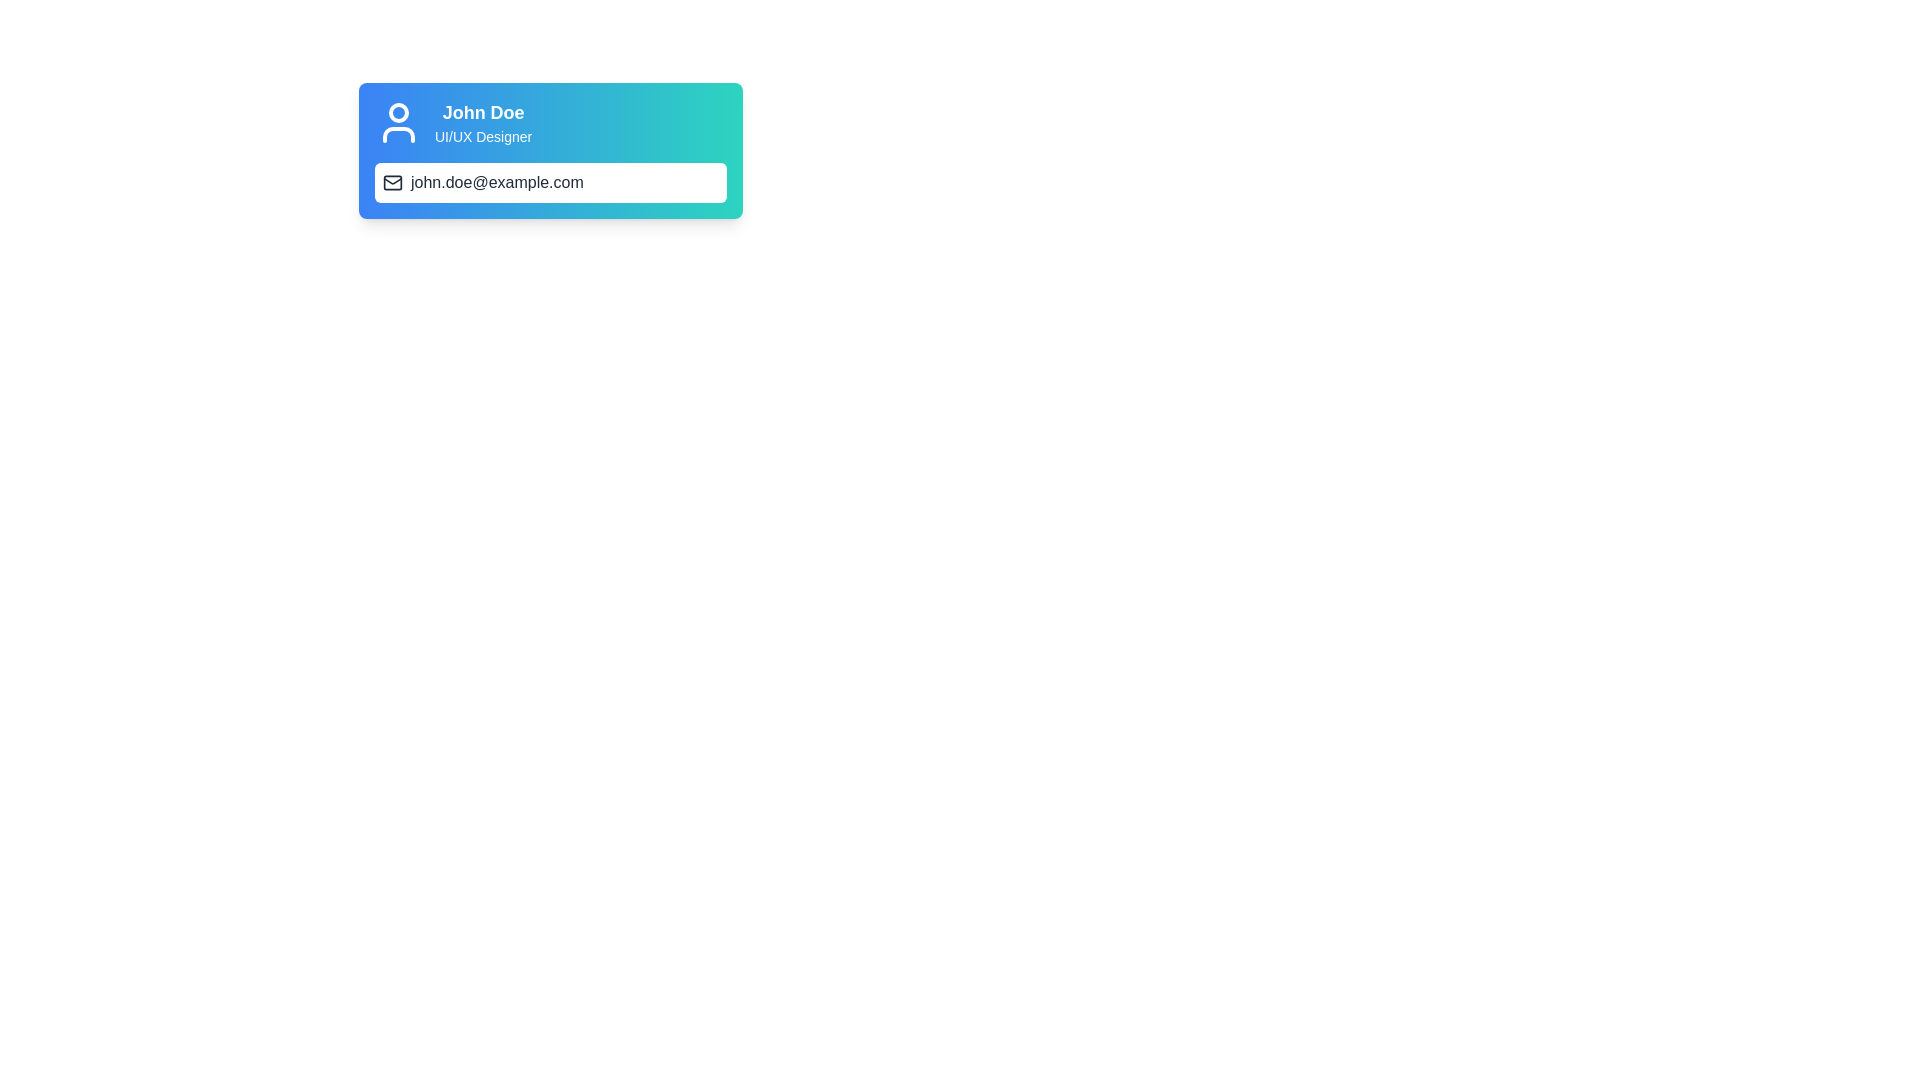  I want to click on the composite text label displaying the user's name and professional title, located to the right of the user silhouette icon in the top-left quadrant of the interface, so click(483, 123).